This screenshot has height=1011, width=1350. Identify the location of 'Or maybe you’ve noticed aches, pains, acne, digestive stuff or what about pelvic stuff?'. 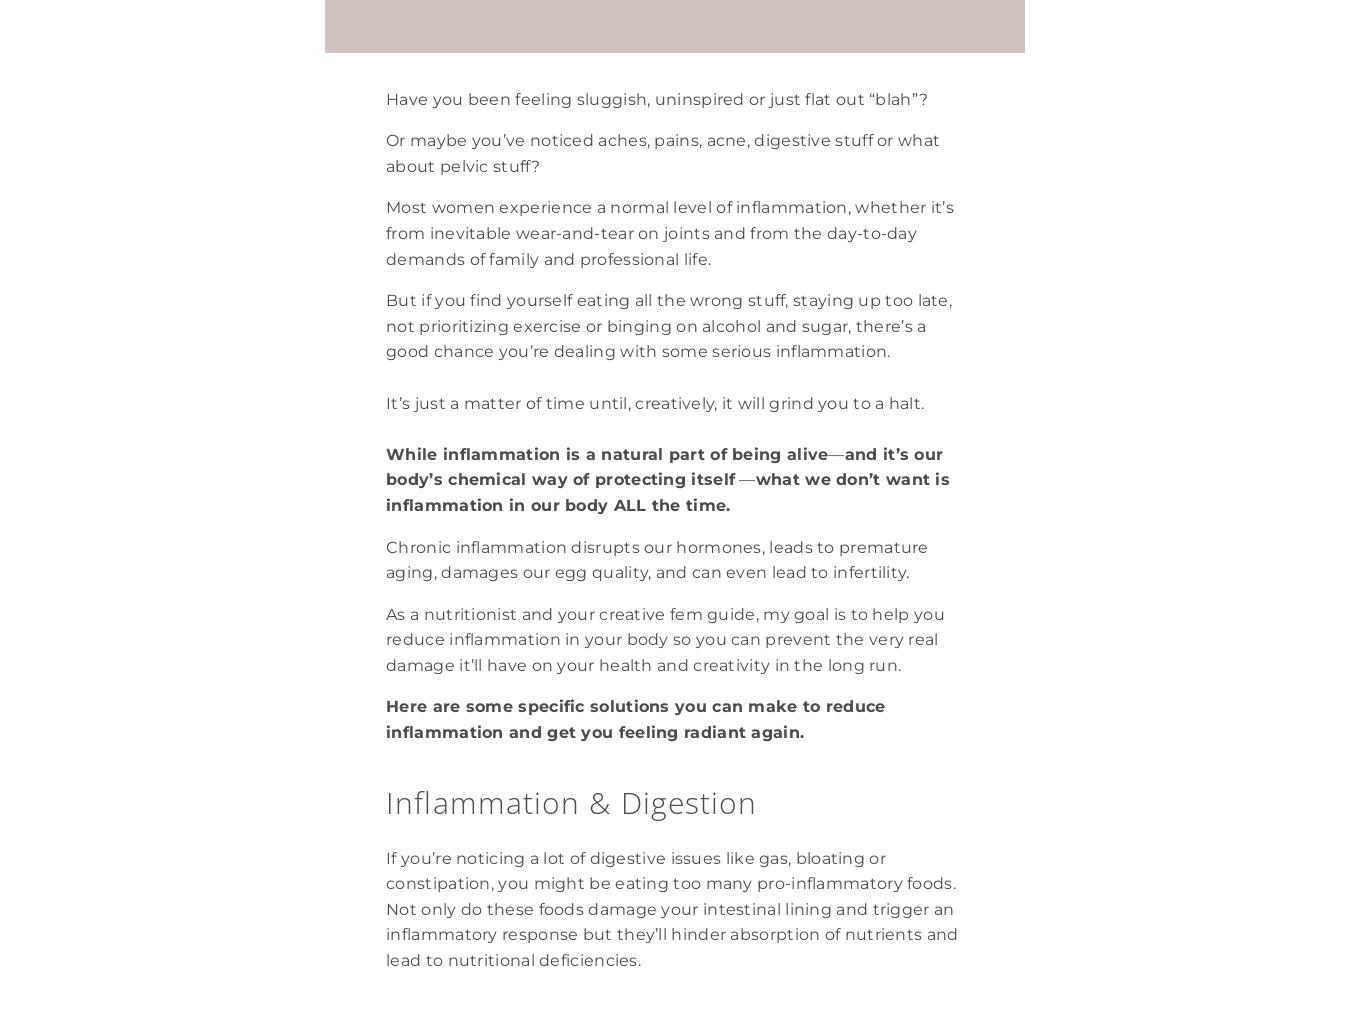
(385, 151).